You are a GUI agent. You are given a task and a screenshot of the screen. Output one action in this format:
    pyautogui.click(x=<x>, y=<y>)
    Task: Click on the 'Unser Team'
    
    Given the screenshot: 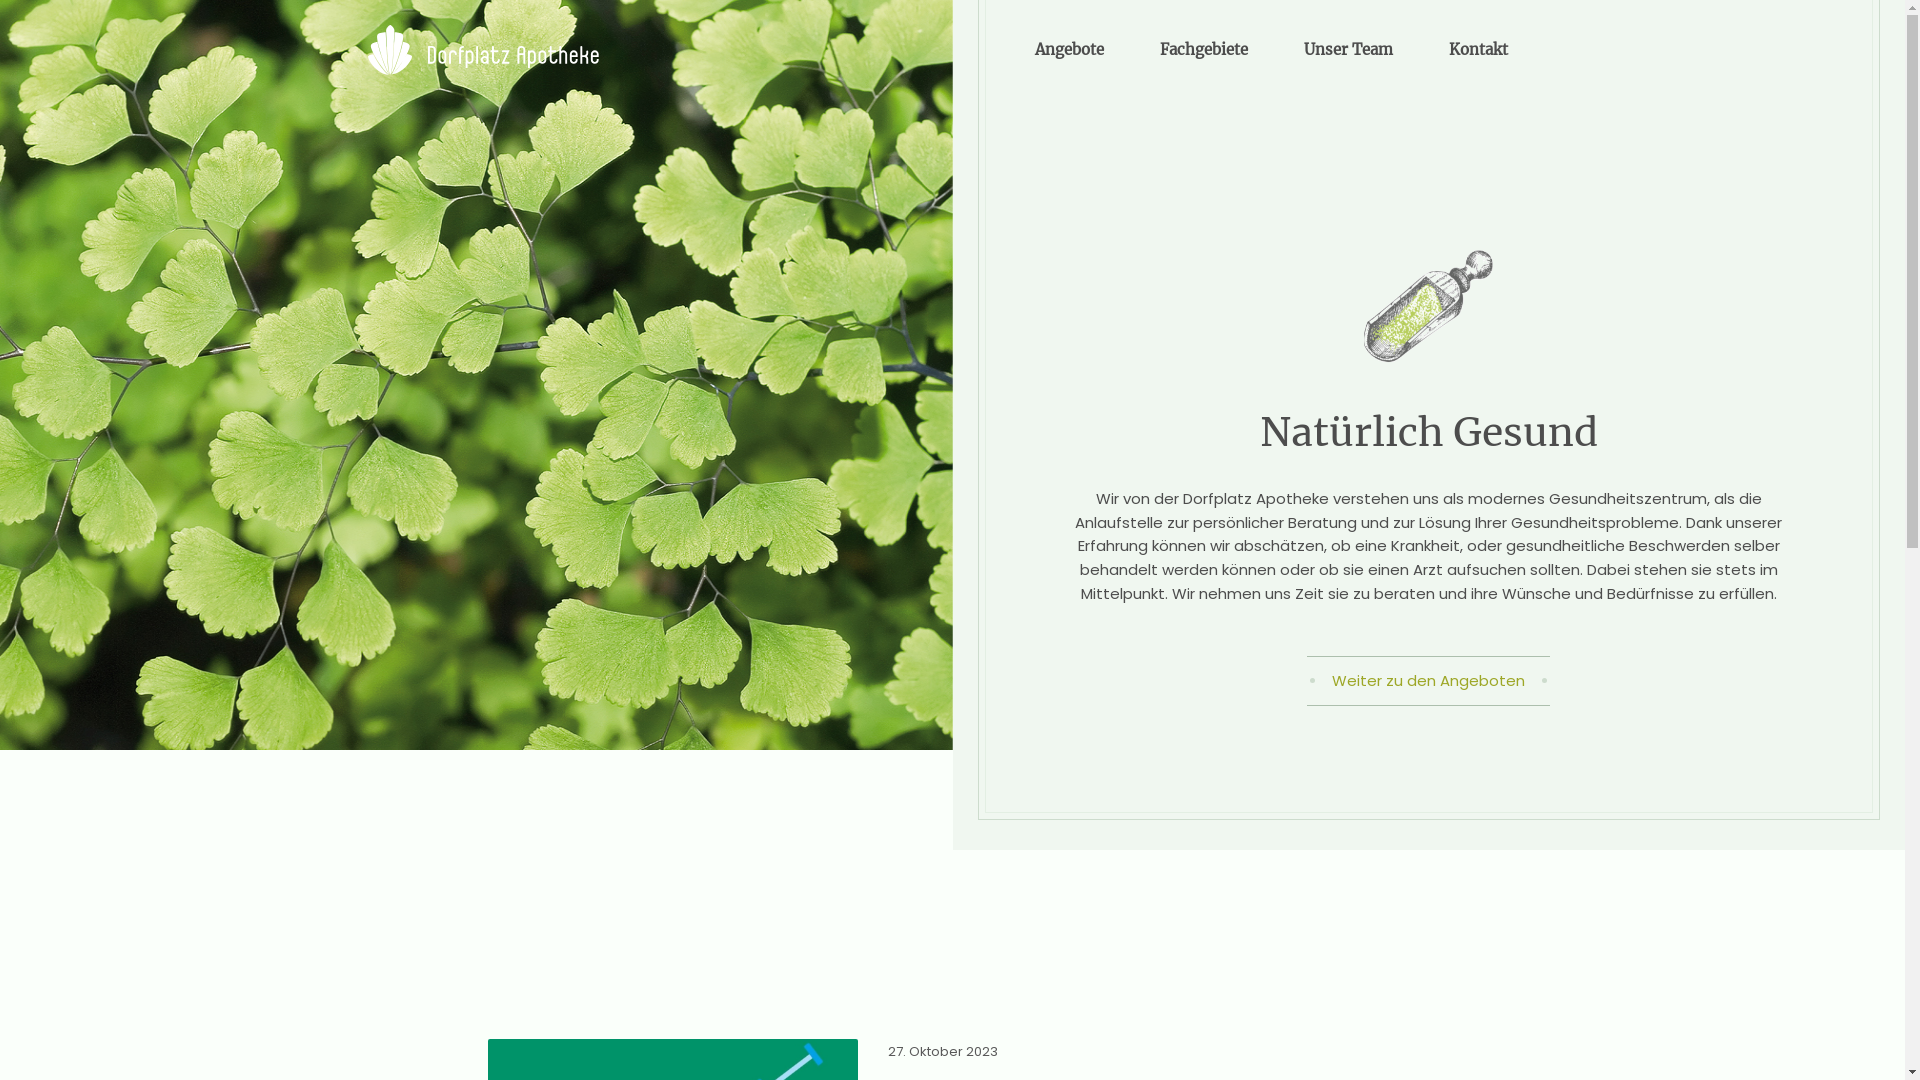 What is the action you would take?
    pyautogui.click(x=1348, y=49)
    